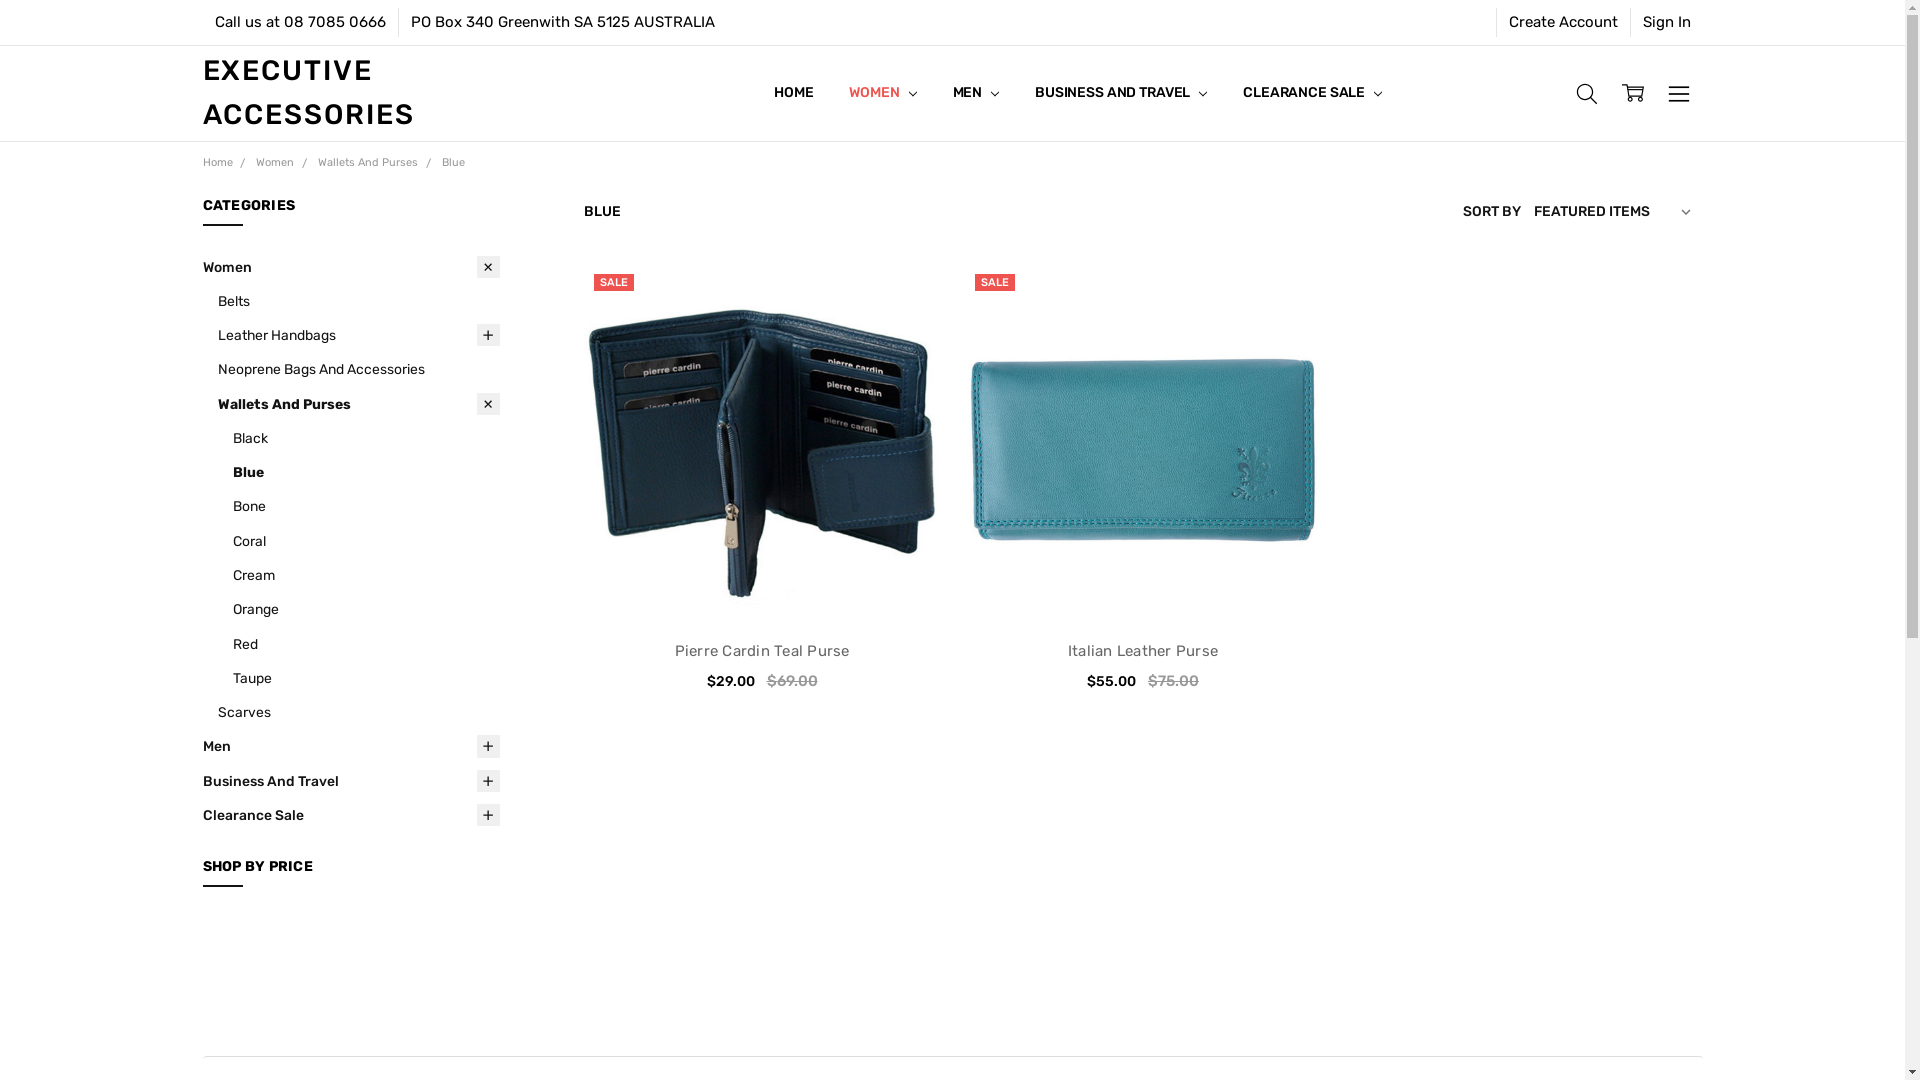  I want to click on 'WOMEN', so click(881, 92).